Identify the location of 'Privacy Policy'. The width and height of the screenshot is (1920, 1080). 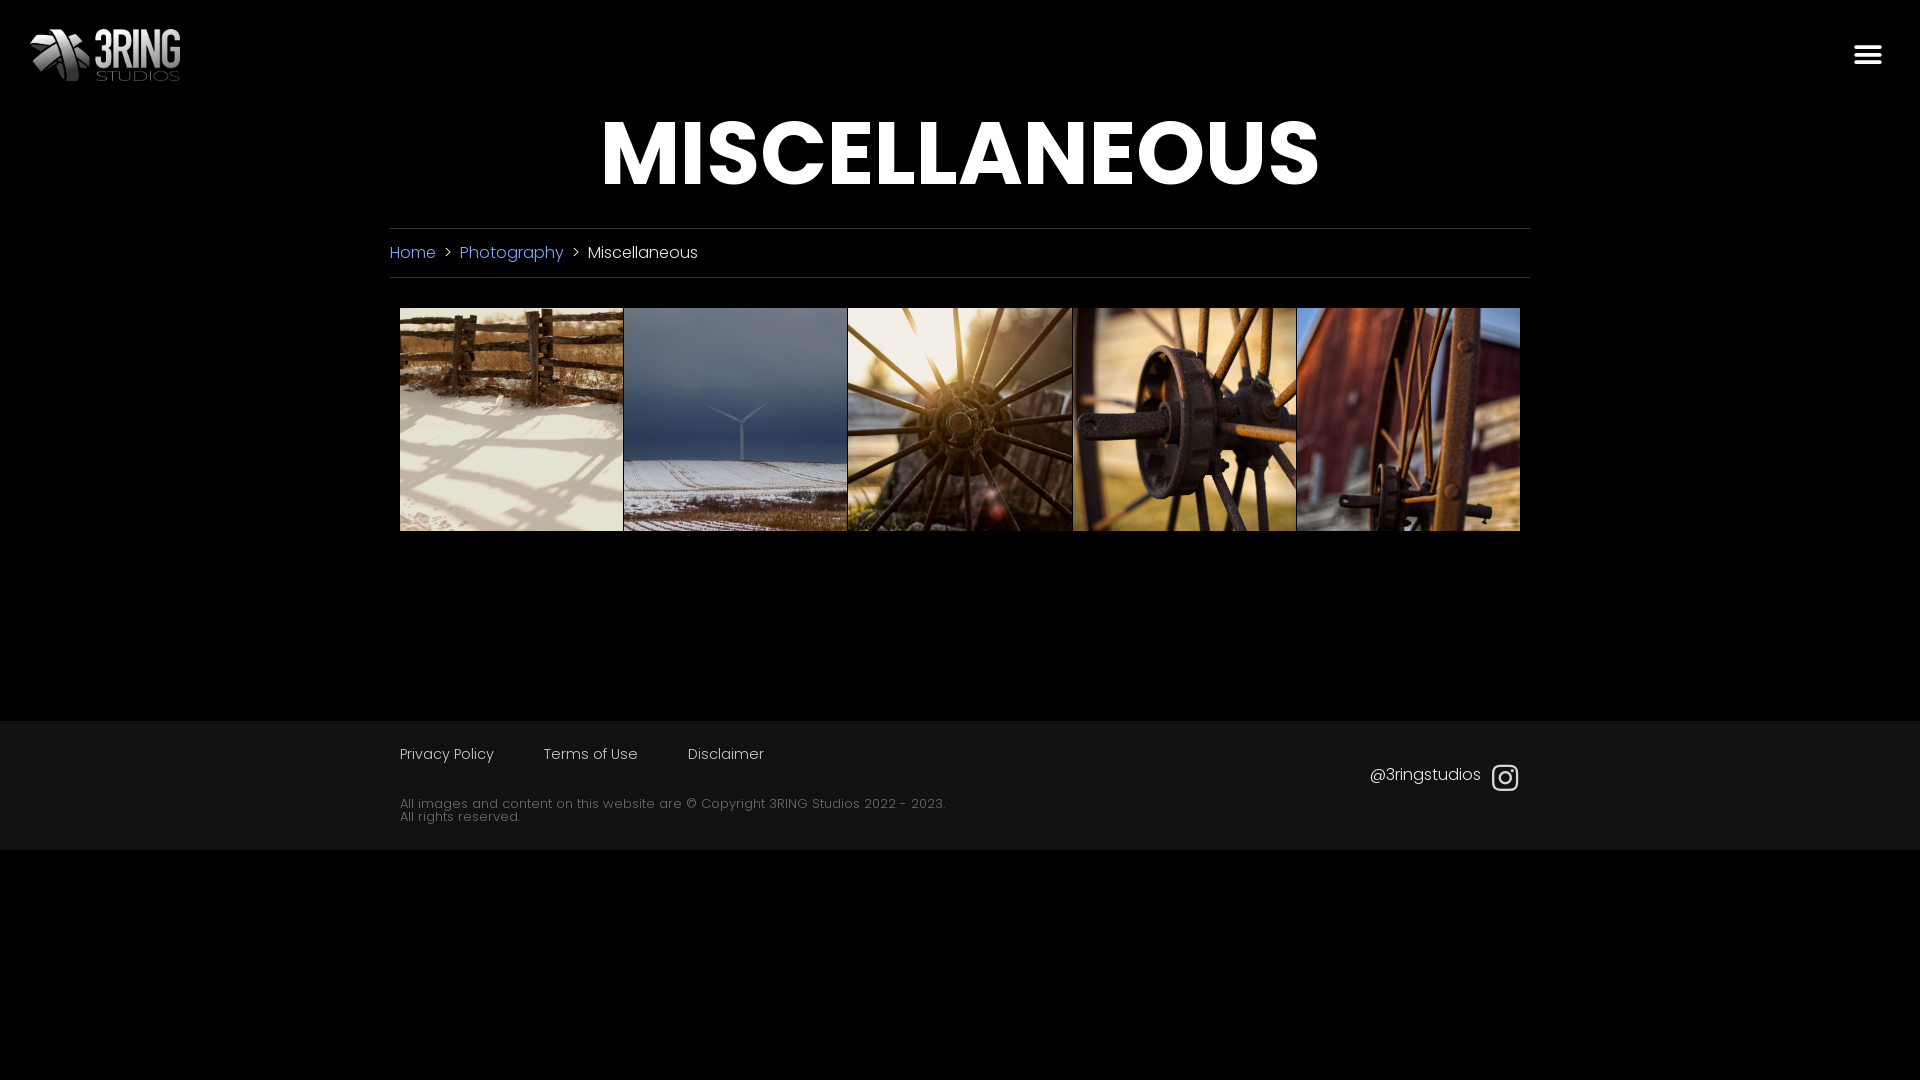
(445, 753).